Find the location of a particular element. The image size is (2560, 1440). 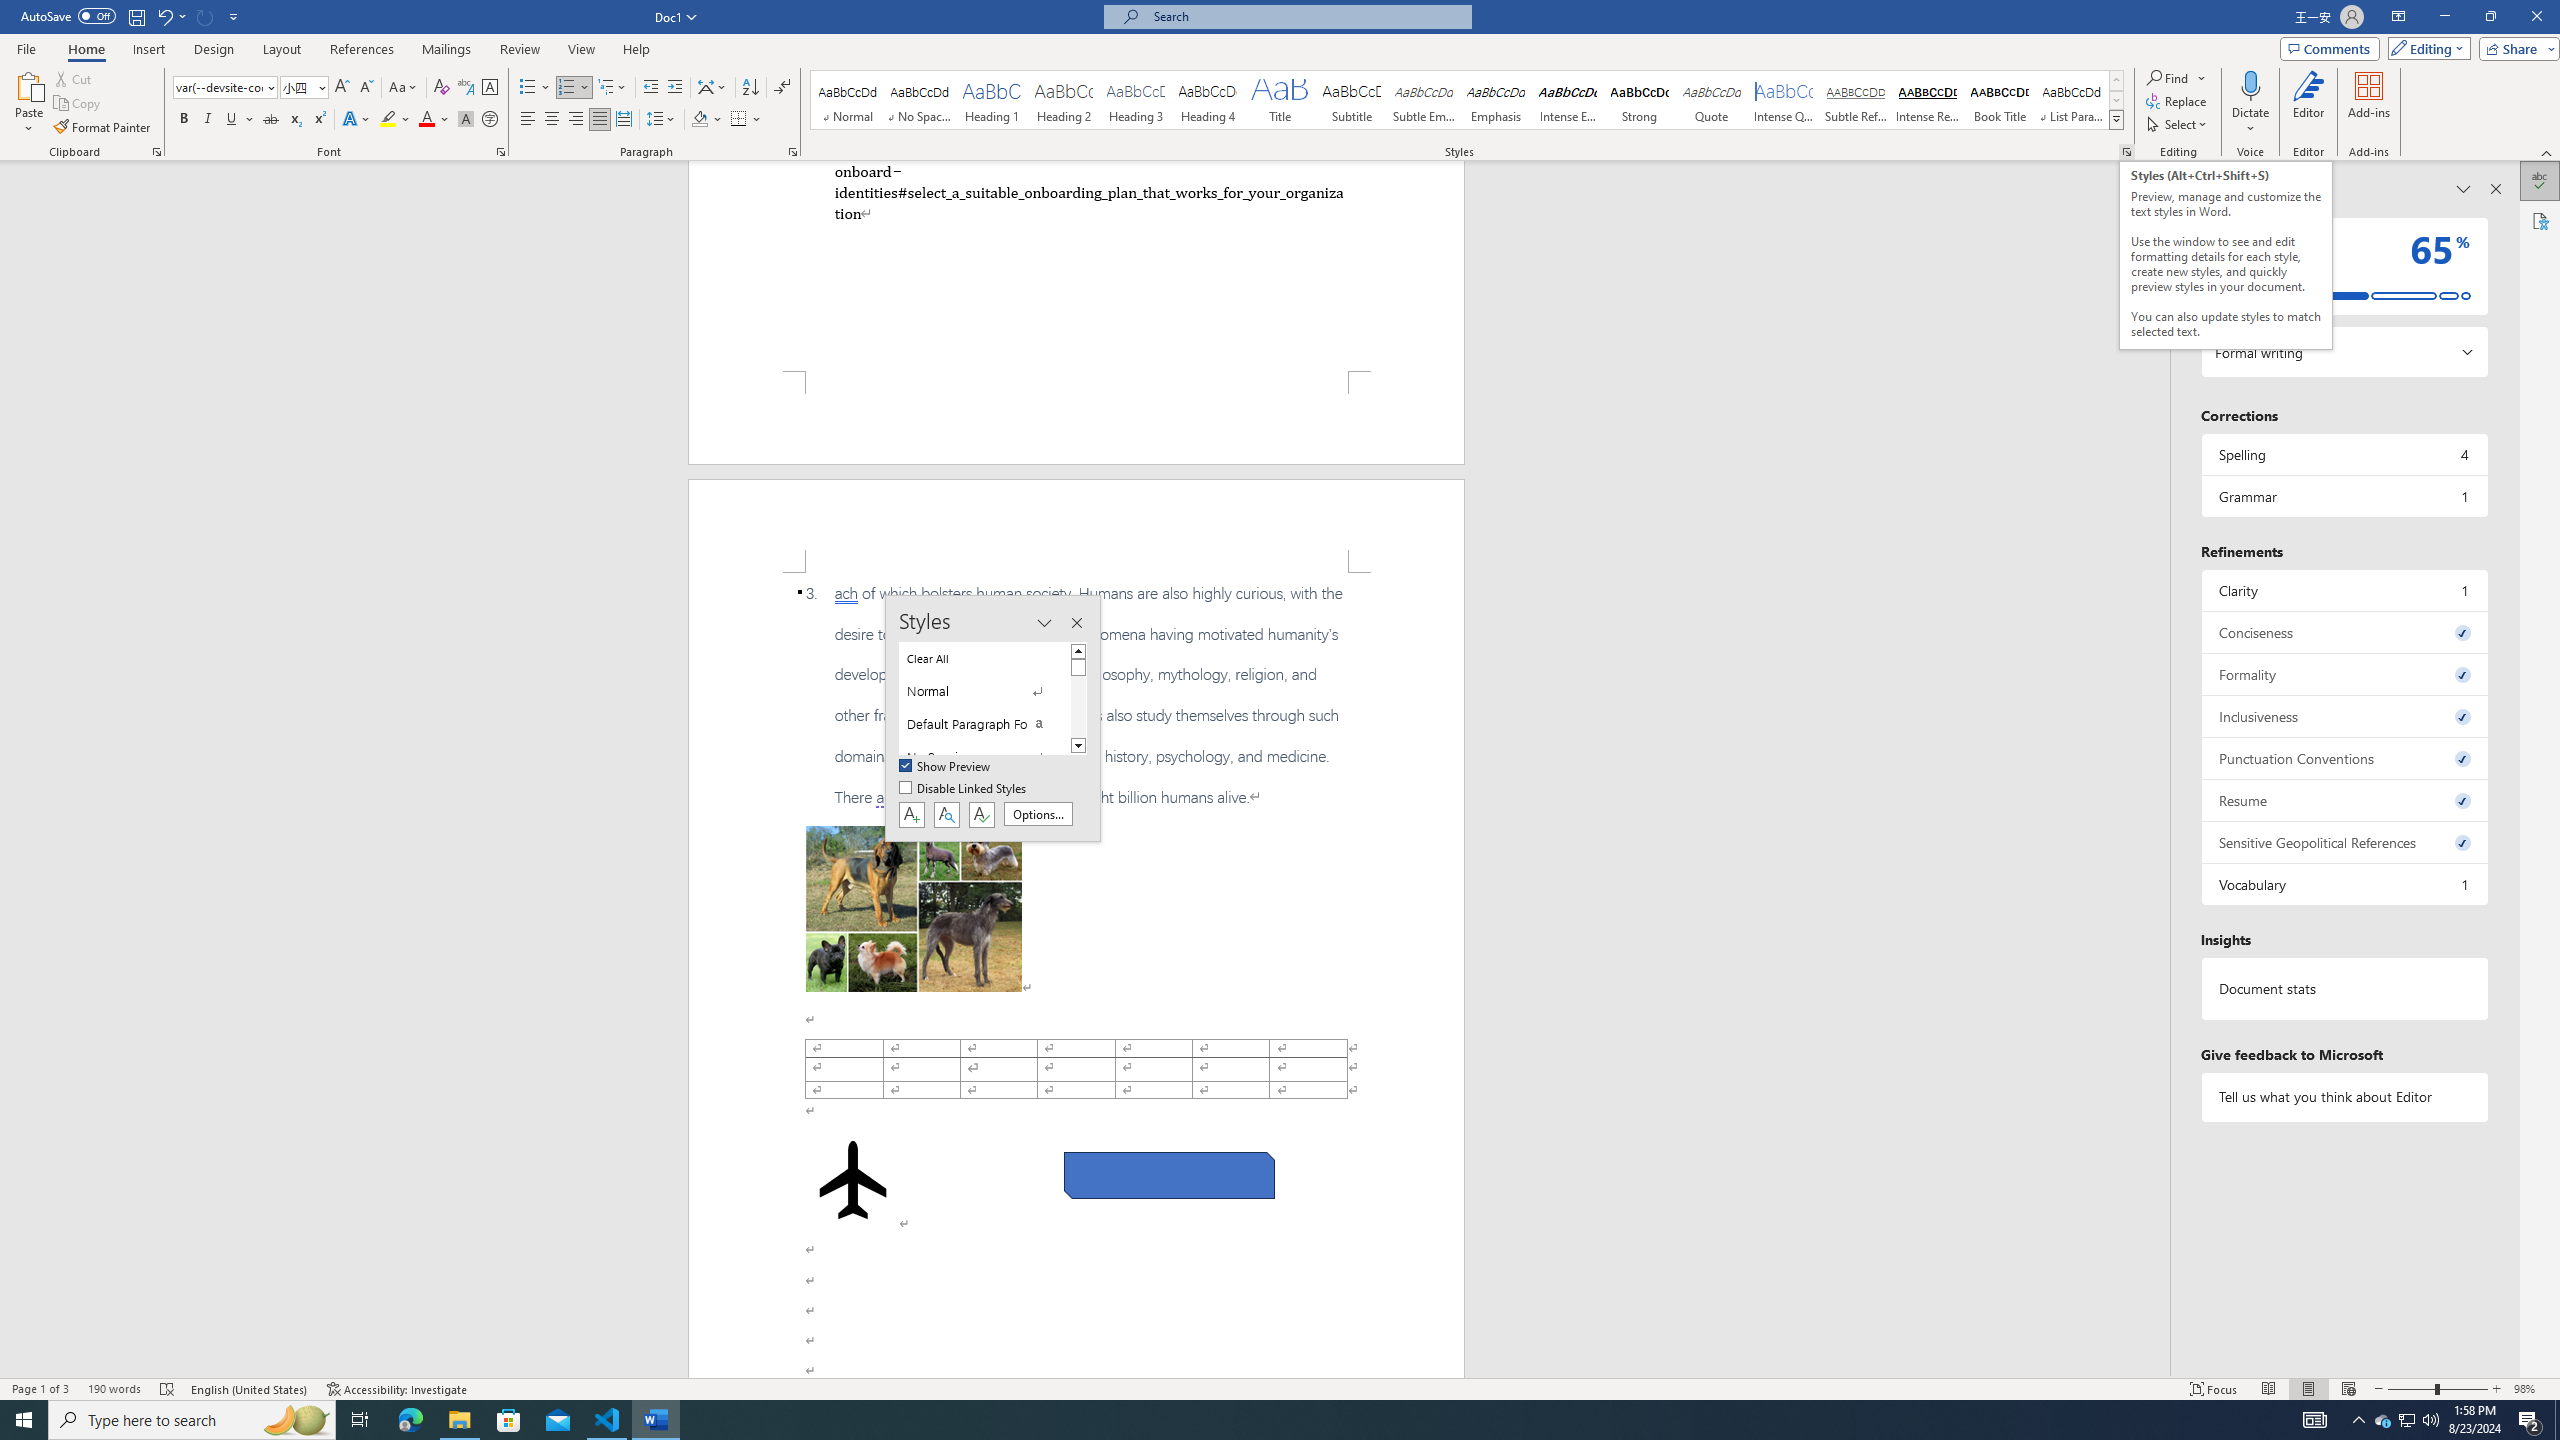

'Accessibility' is located at coordinates (2539, 221).